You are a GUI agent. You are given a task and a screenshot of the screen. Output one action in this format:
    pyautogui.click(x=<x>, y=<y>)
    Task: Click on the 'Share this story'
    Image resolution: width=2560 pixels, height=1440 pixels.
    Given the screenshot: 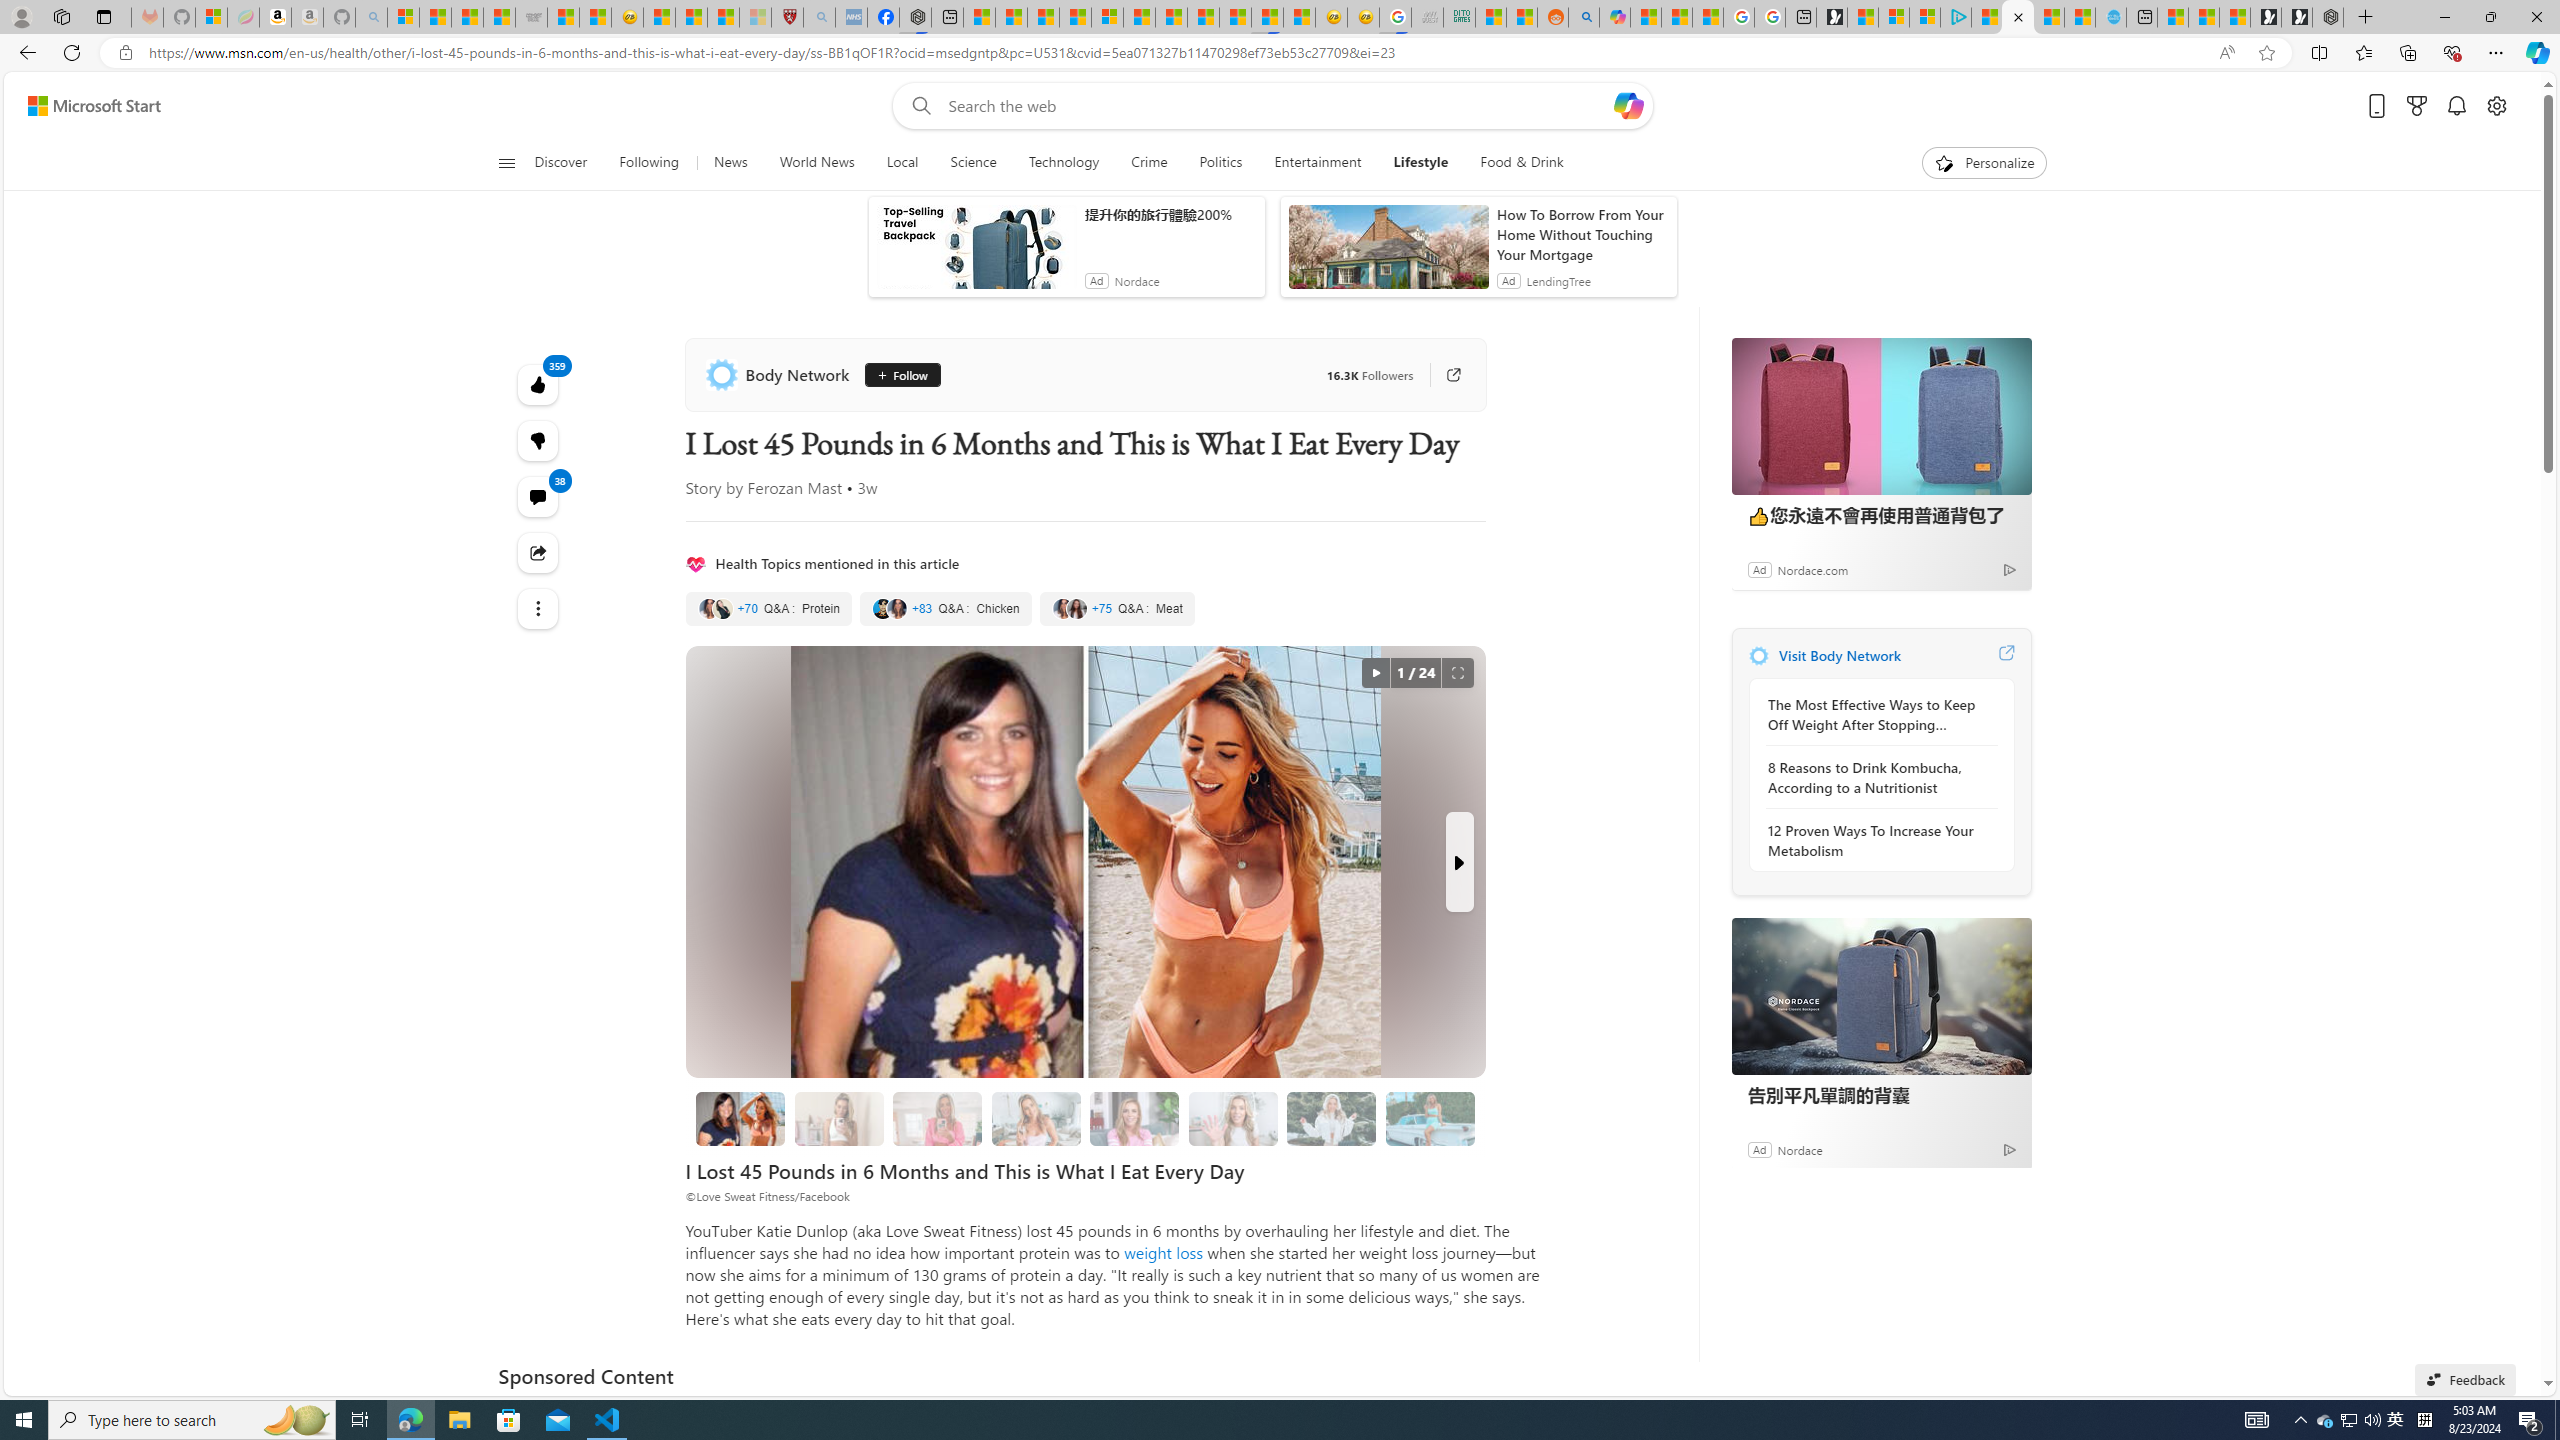 What is the action you would take?
    pyautogui.click(x=537, y=551)
    